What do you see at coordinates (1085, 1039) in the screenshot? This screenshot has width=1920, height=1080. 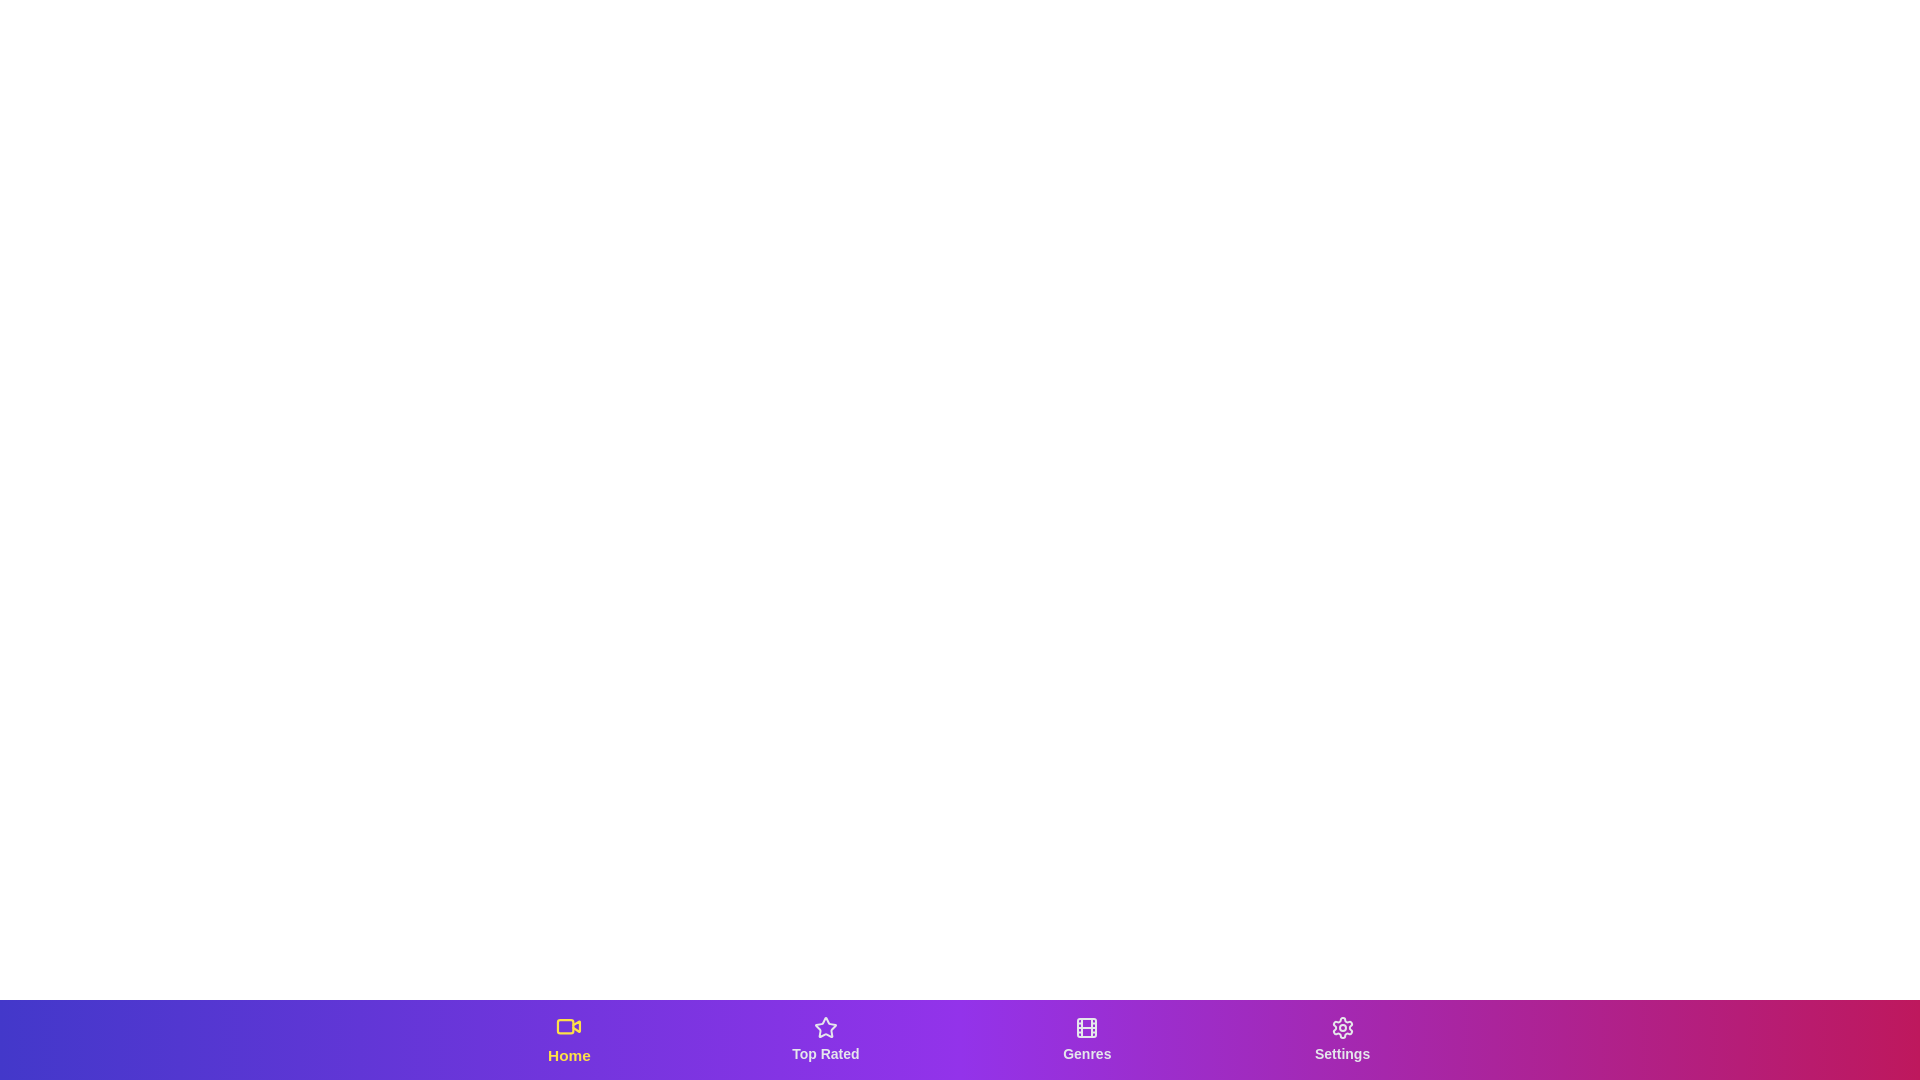 I see `the Genres tab to preview its effect` at bounding box center [1085, 1039].